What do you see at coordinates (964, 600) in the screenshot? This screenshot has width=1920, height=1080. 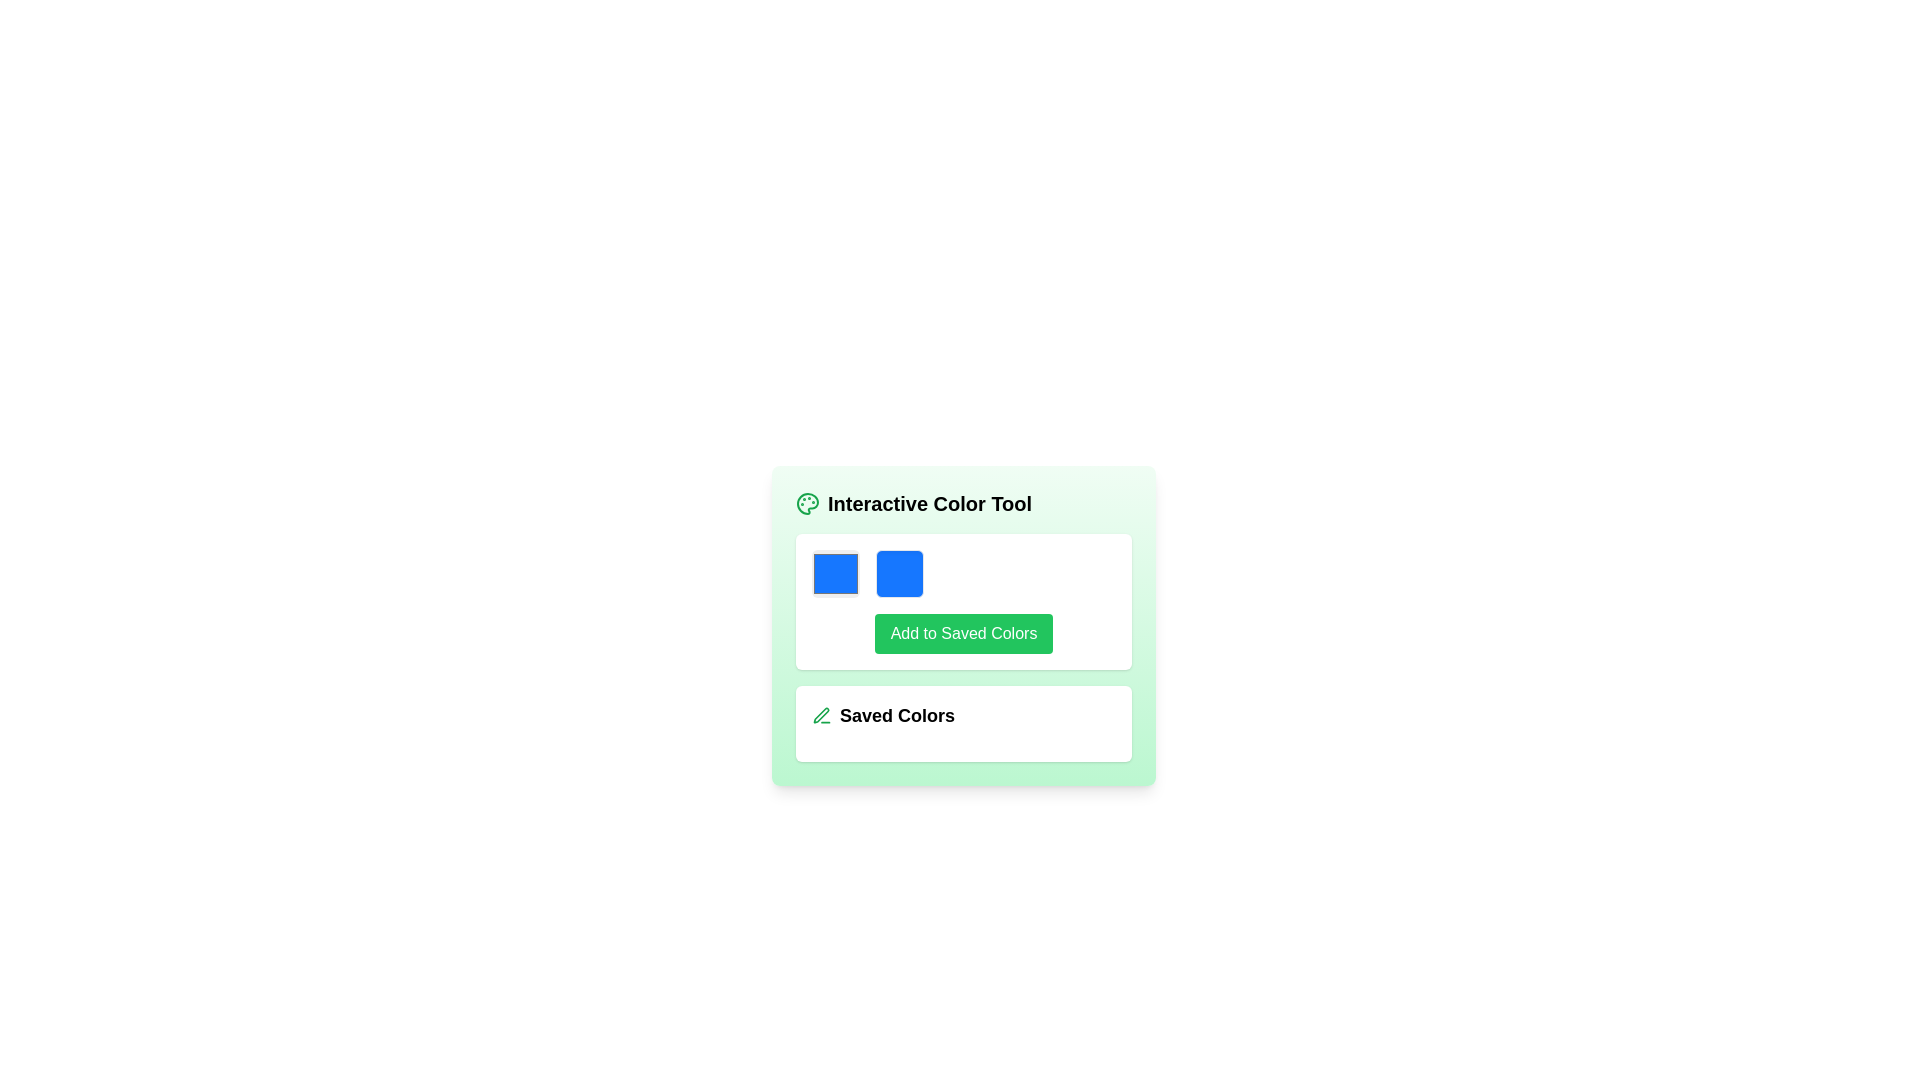 I see `the 'Add` at bounding box center [964, 600].